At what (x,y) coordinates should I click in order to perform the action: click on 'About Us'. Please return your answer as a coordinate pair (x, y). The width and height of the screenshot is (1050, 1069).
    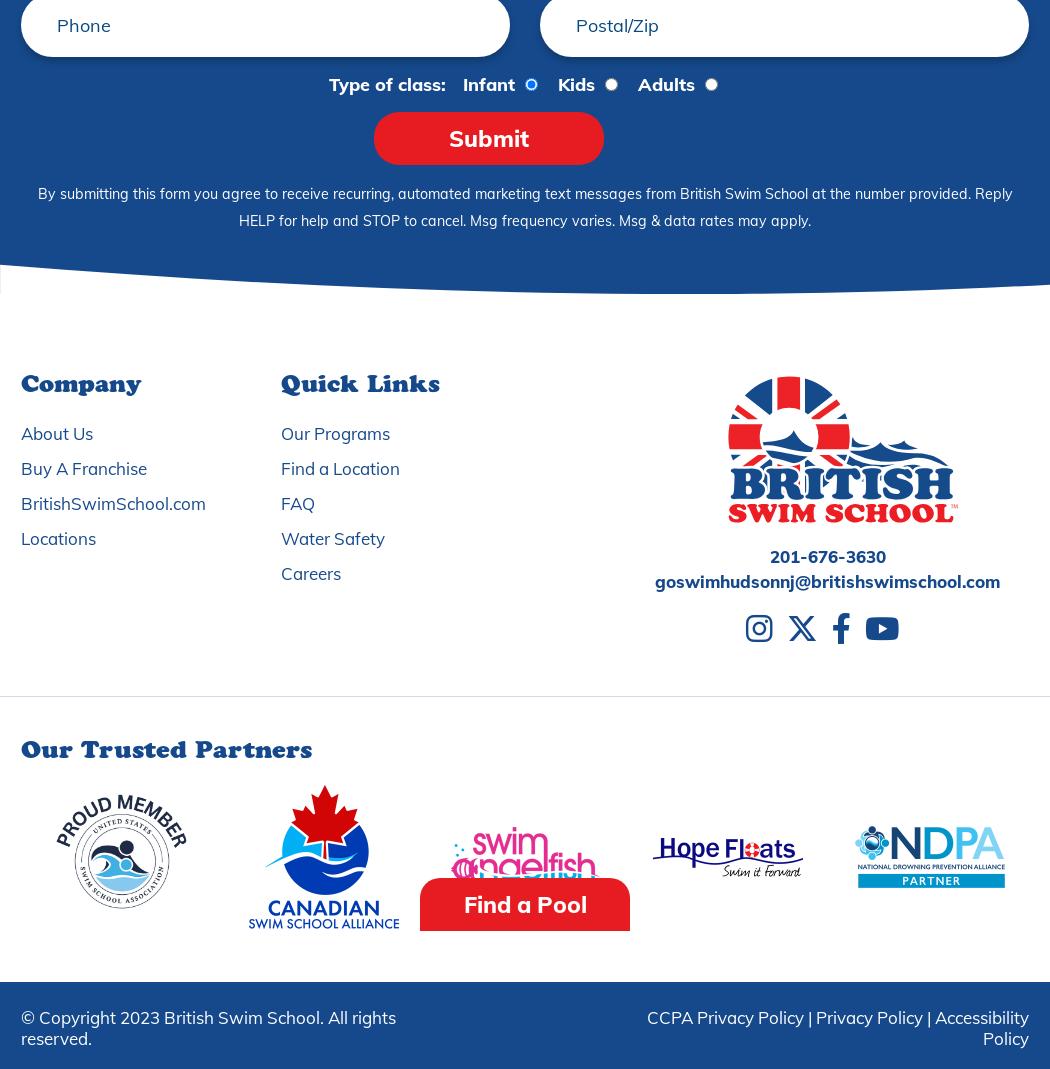
    Looking at the image, I should click on (56, 432).